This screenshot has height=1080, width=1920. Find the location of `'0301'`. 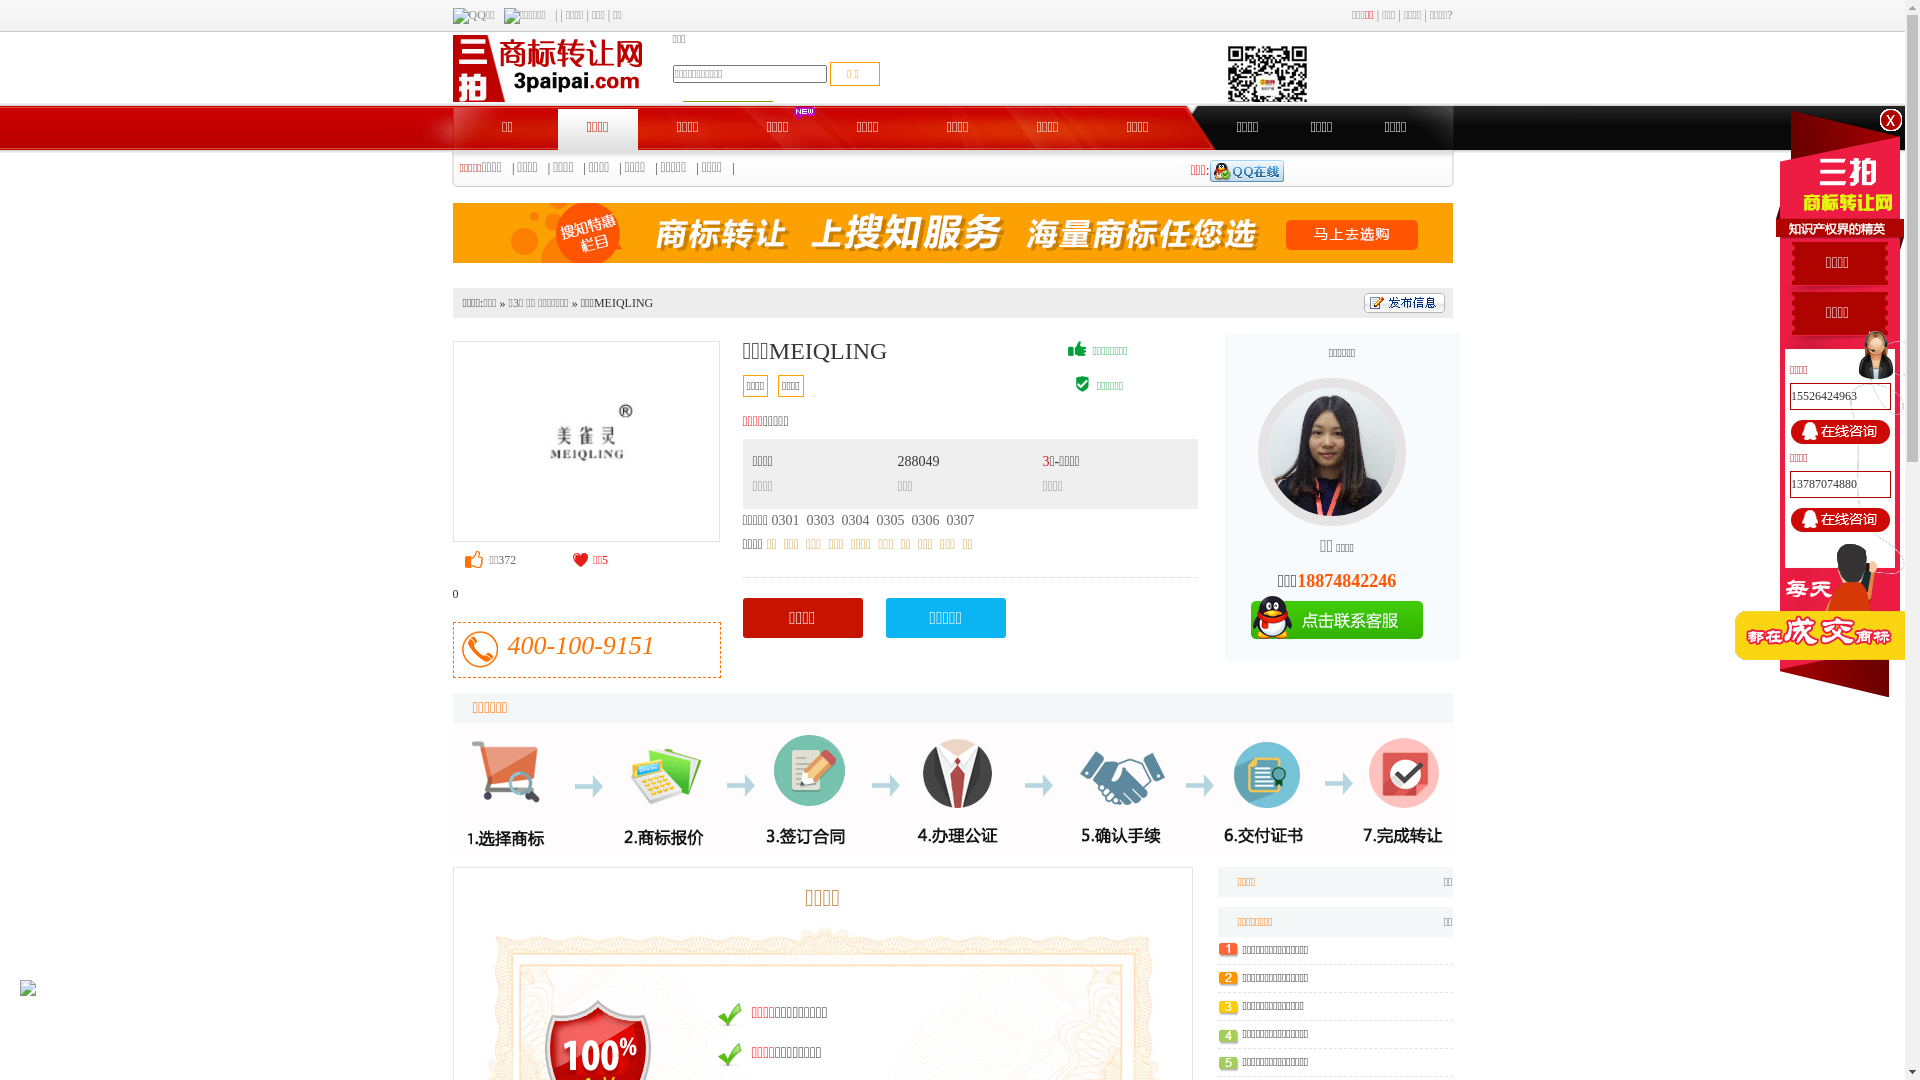

'0301' is located at coordinates (785, 519).